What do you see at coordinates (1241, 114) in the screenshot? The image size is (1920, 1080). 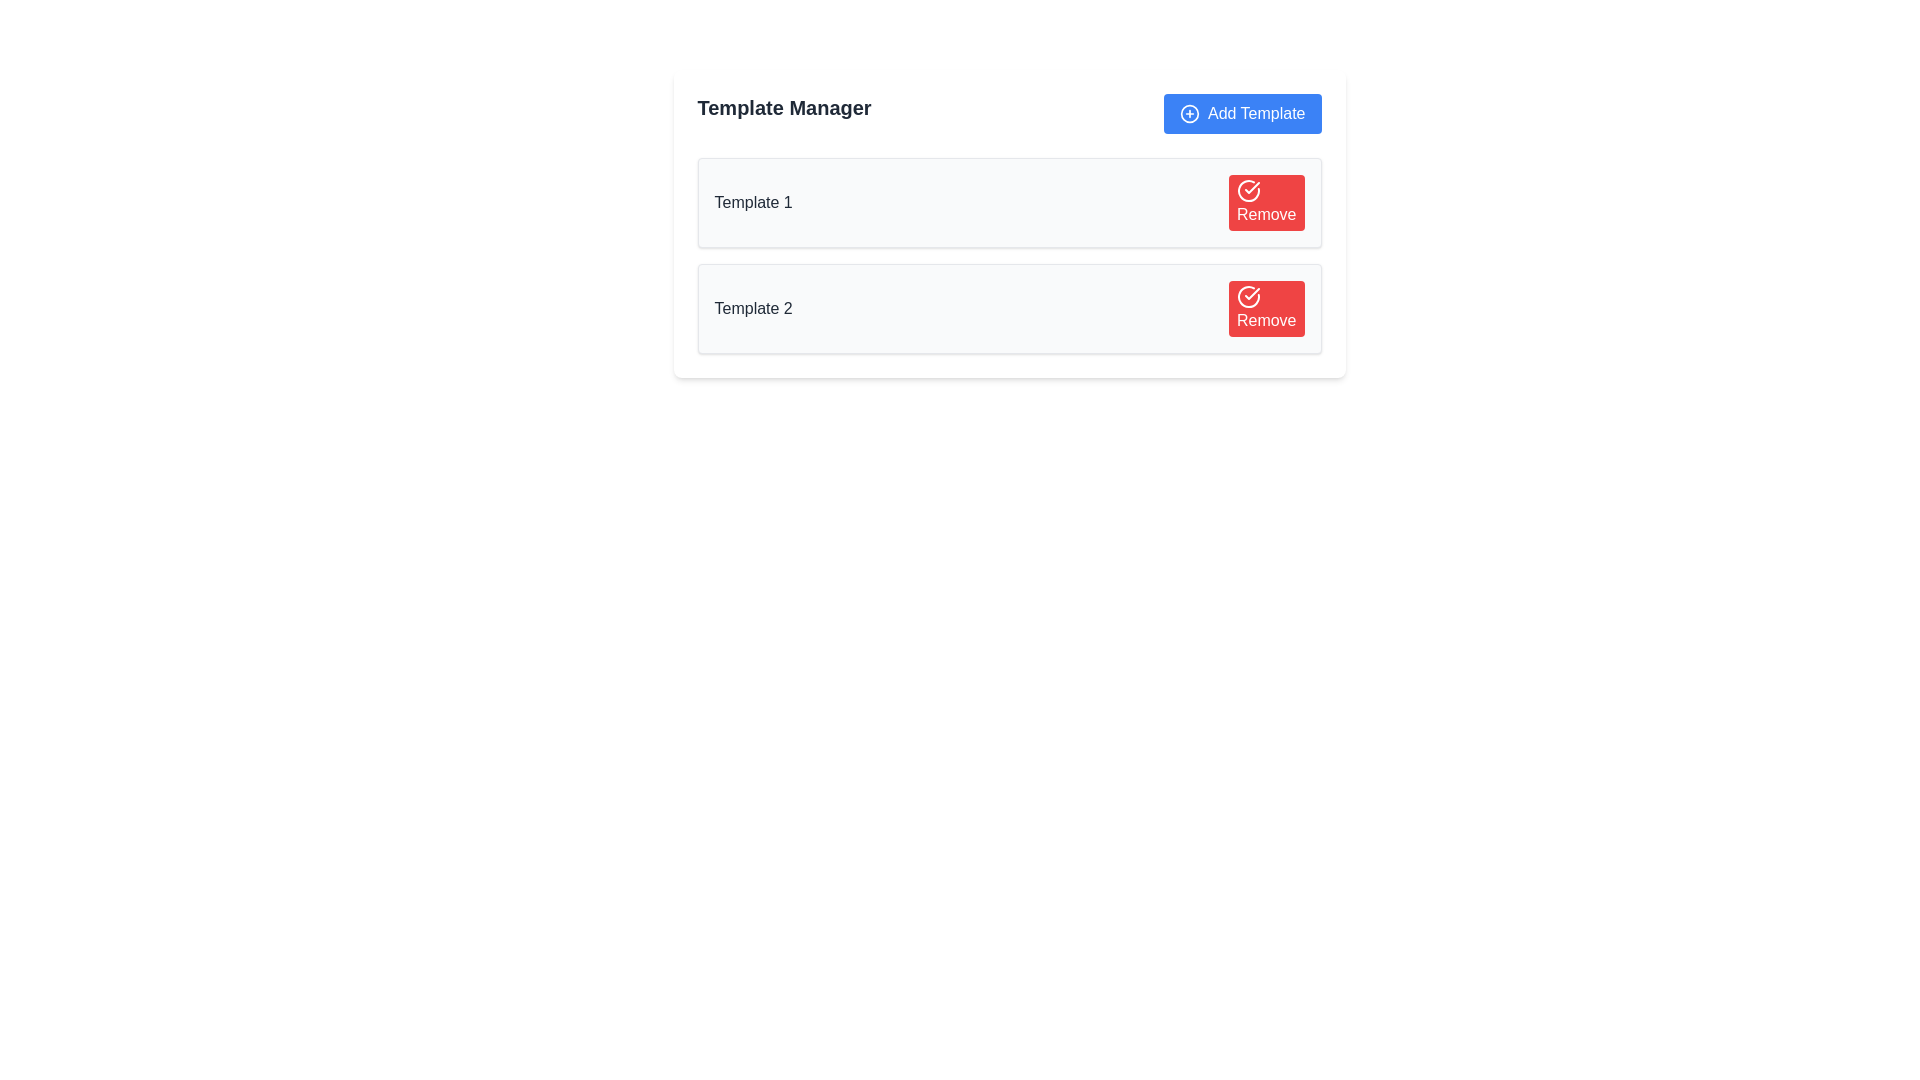 I see `the button that allows users to add a new template, located on the right side of the header section titled 'Template Manager'` at bounding box center [1241, 114].